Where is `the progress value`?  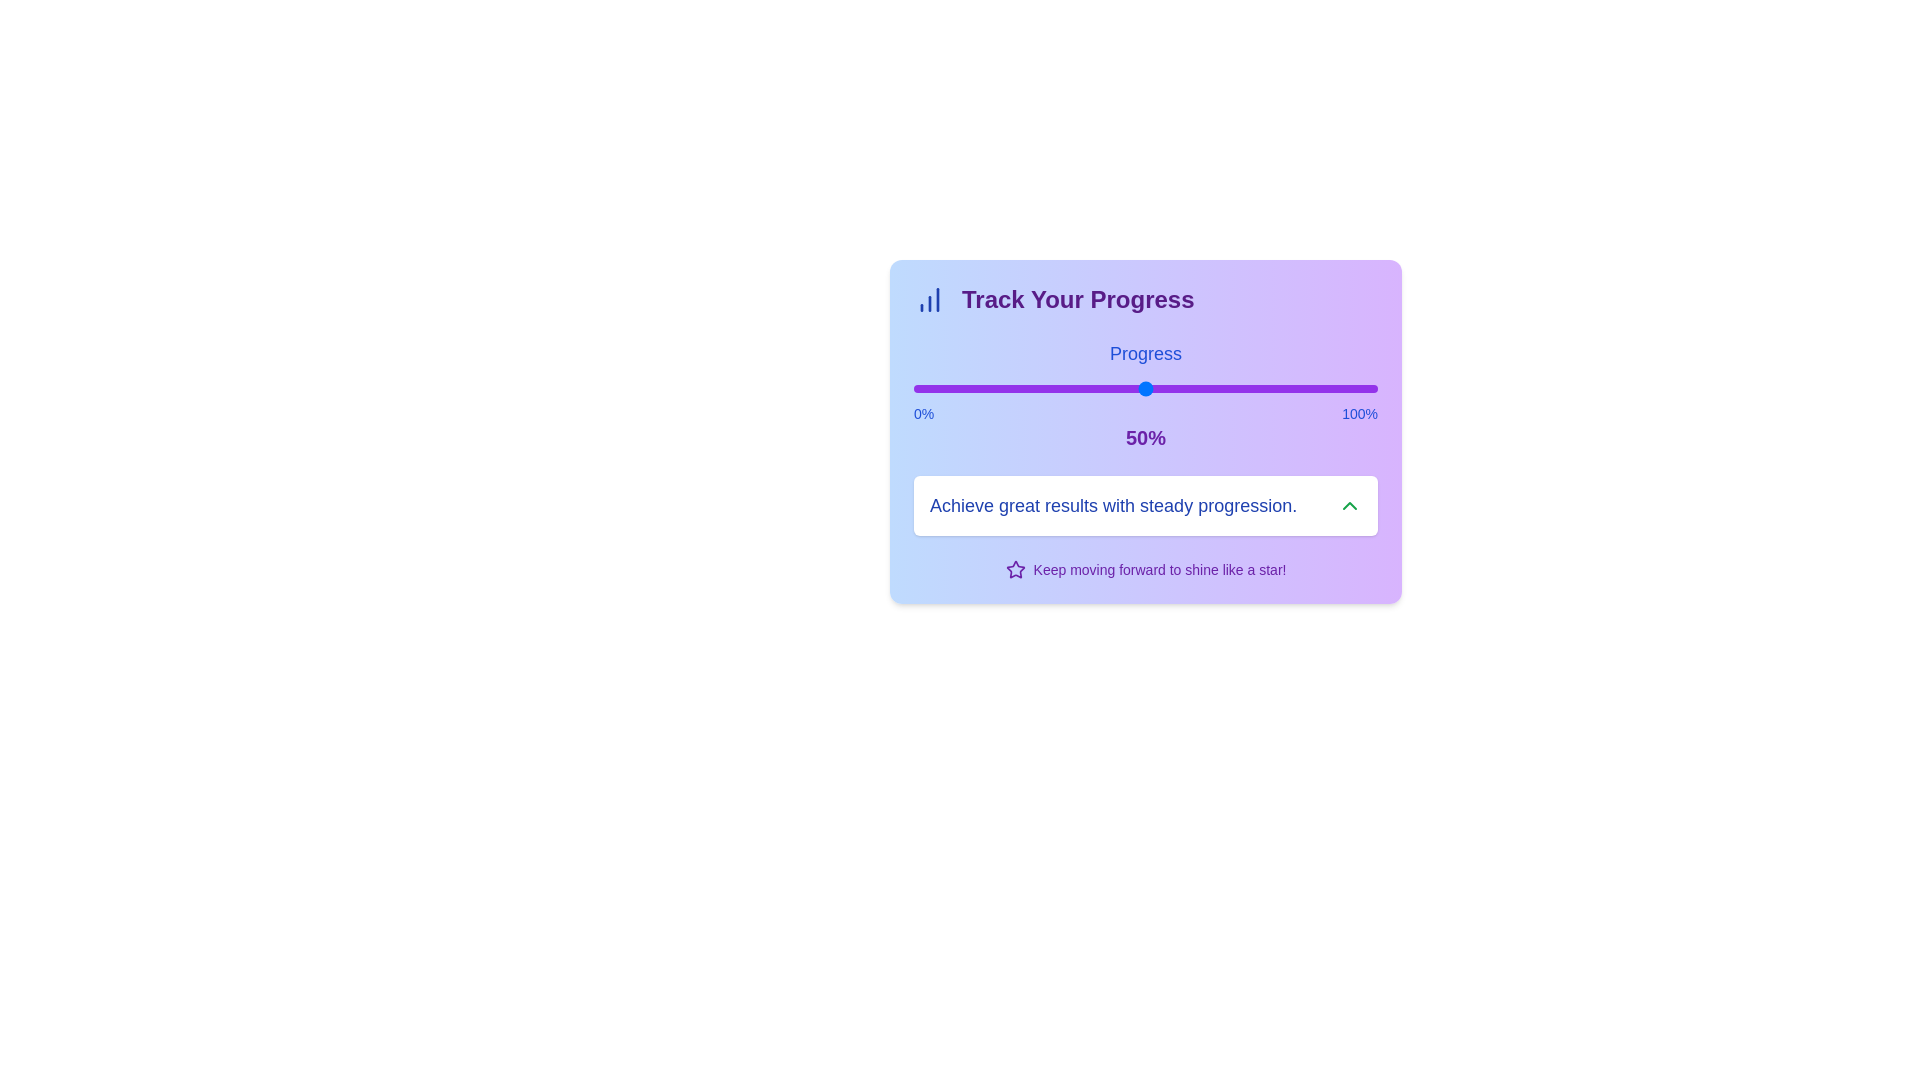 the progress value is located at coordinates (1150, 389).